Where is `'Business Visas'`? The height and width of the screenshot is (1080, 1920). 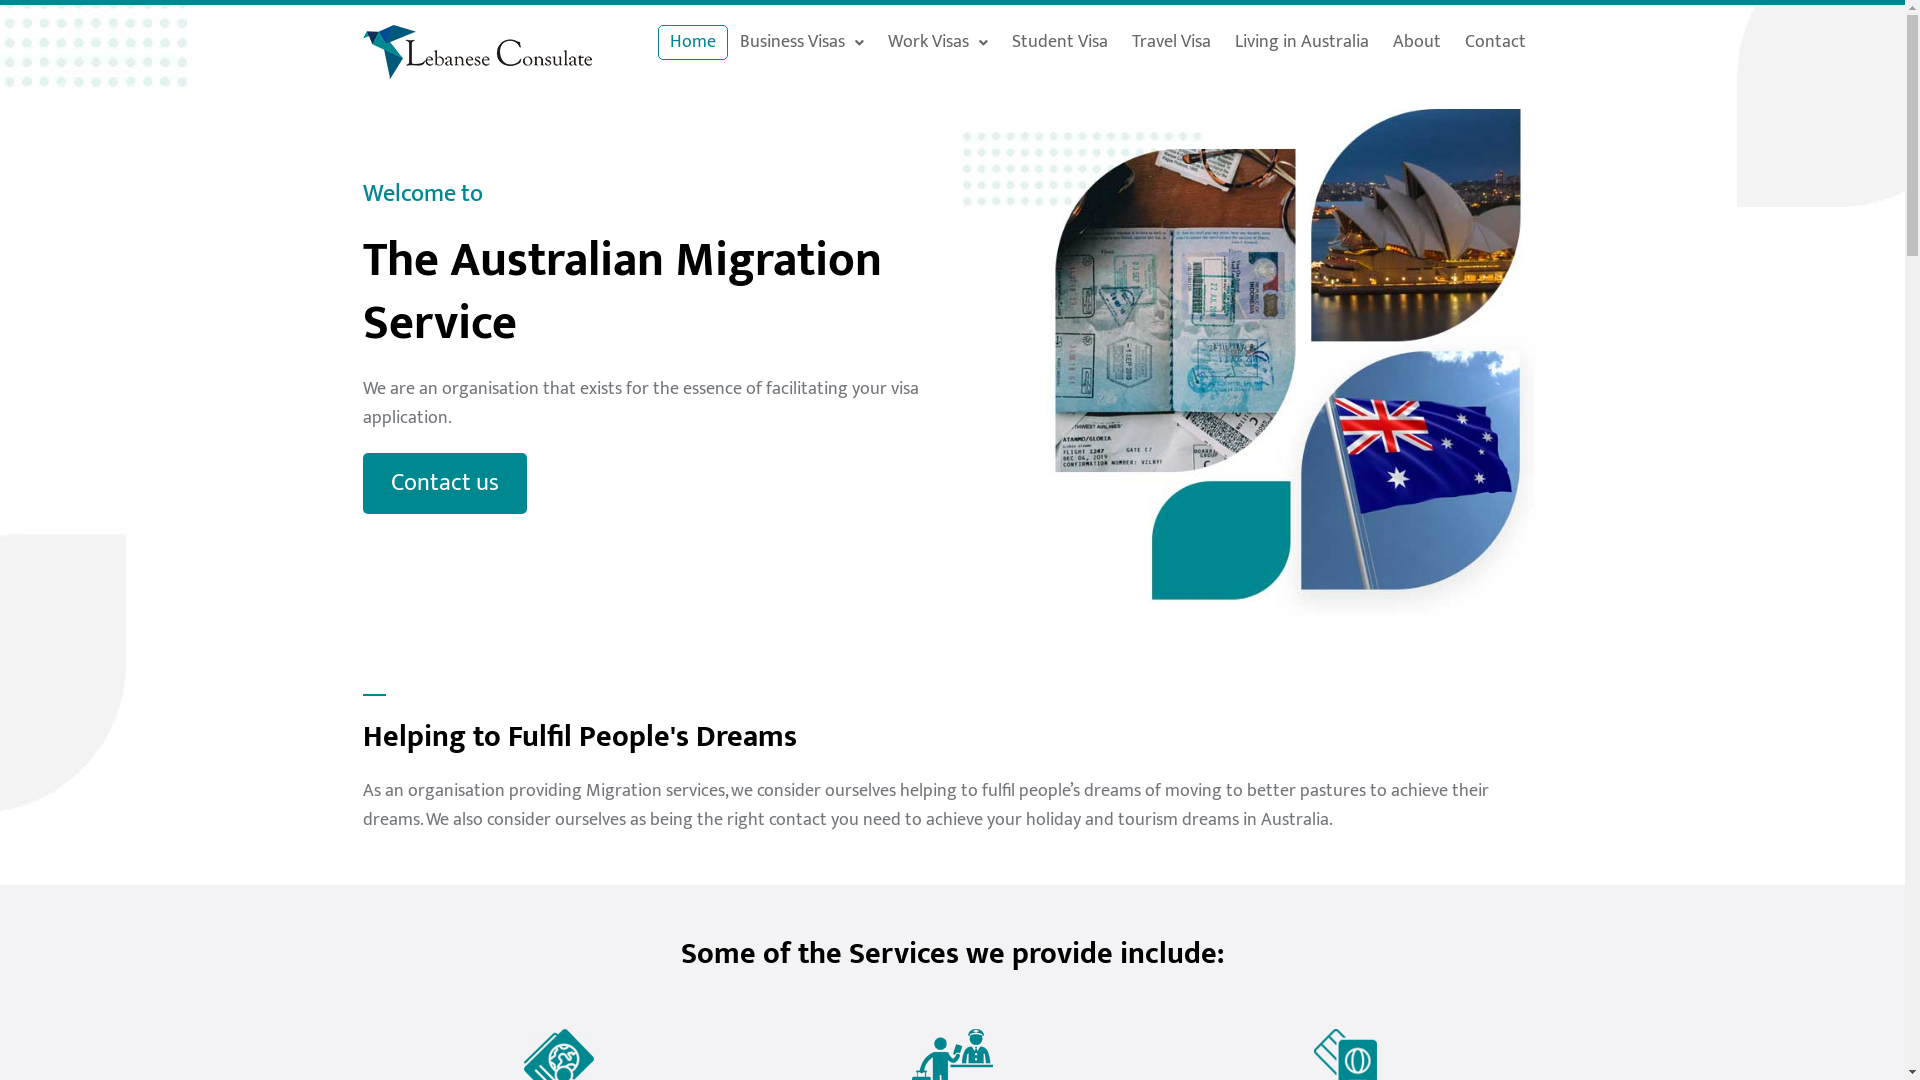
'Business Visas' is located at coordinates (801, 42).